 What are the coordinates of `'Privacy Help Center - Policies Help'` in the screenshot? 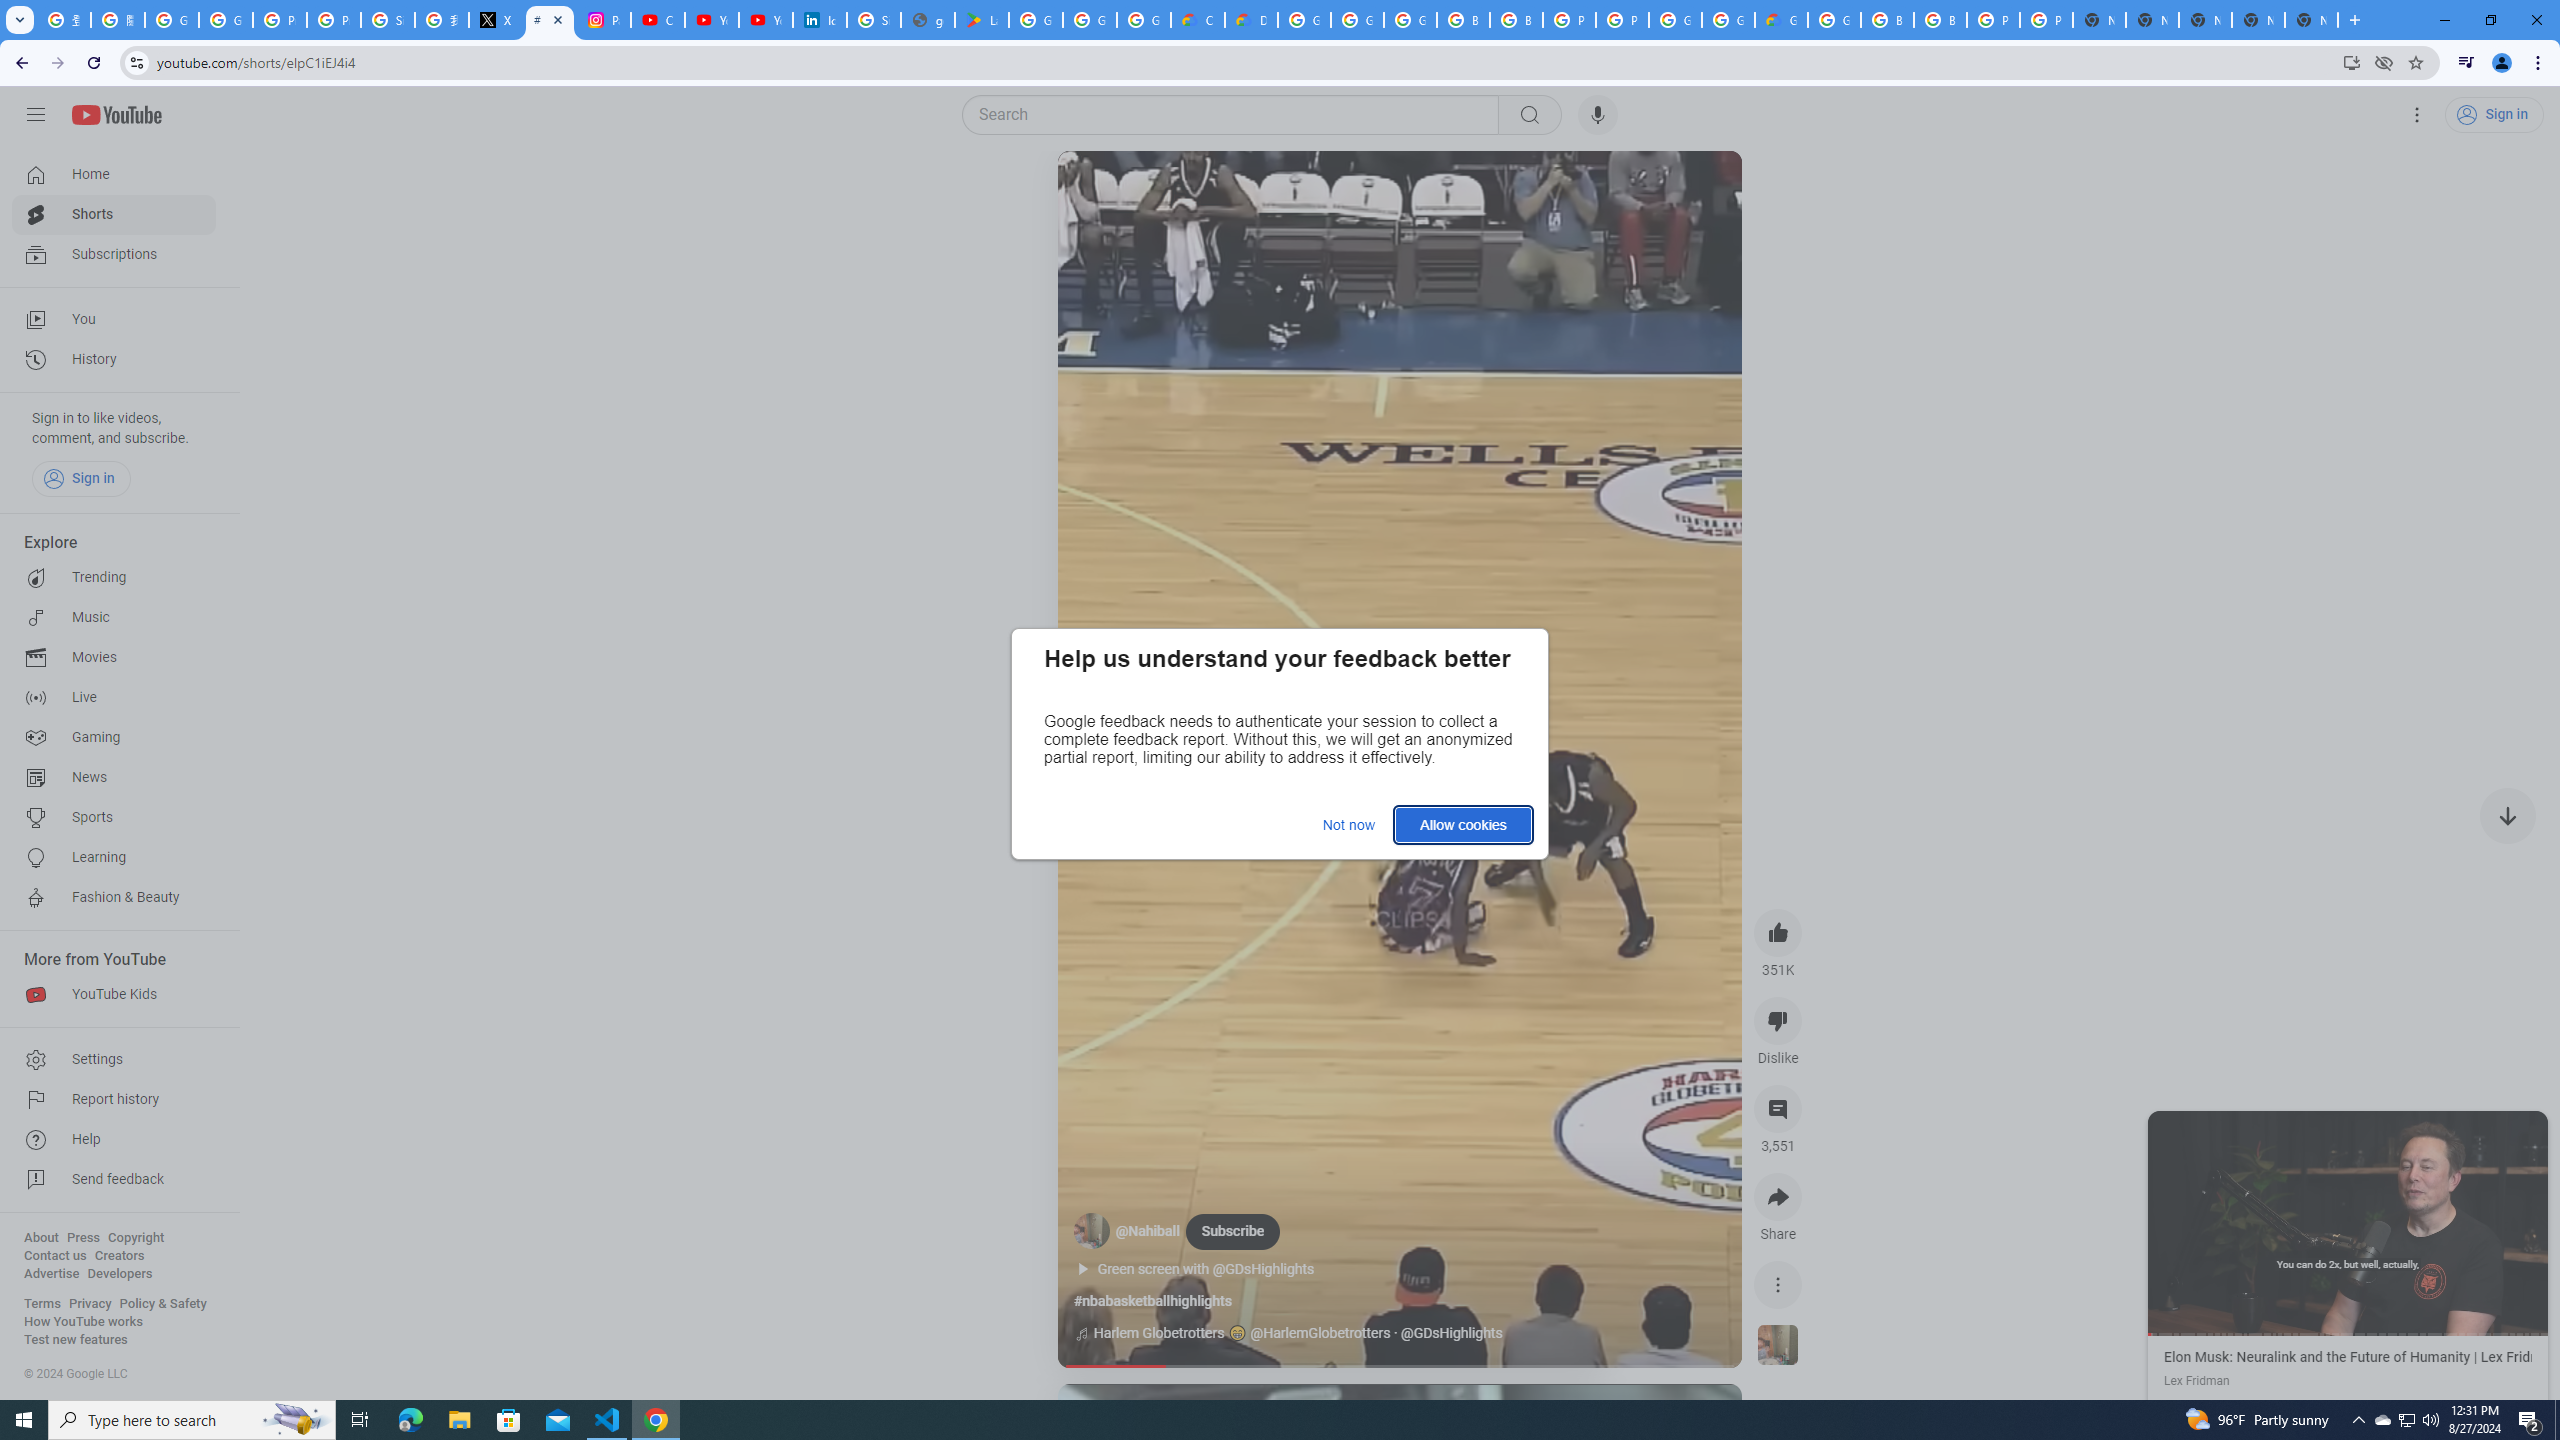 It's located at (278, 19).